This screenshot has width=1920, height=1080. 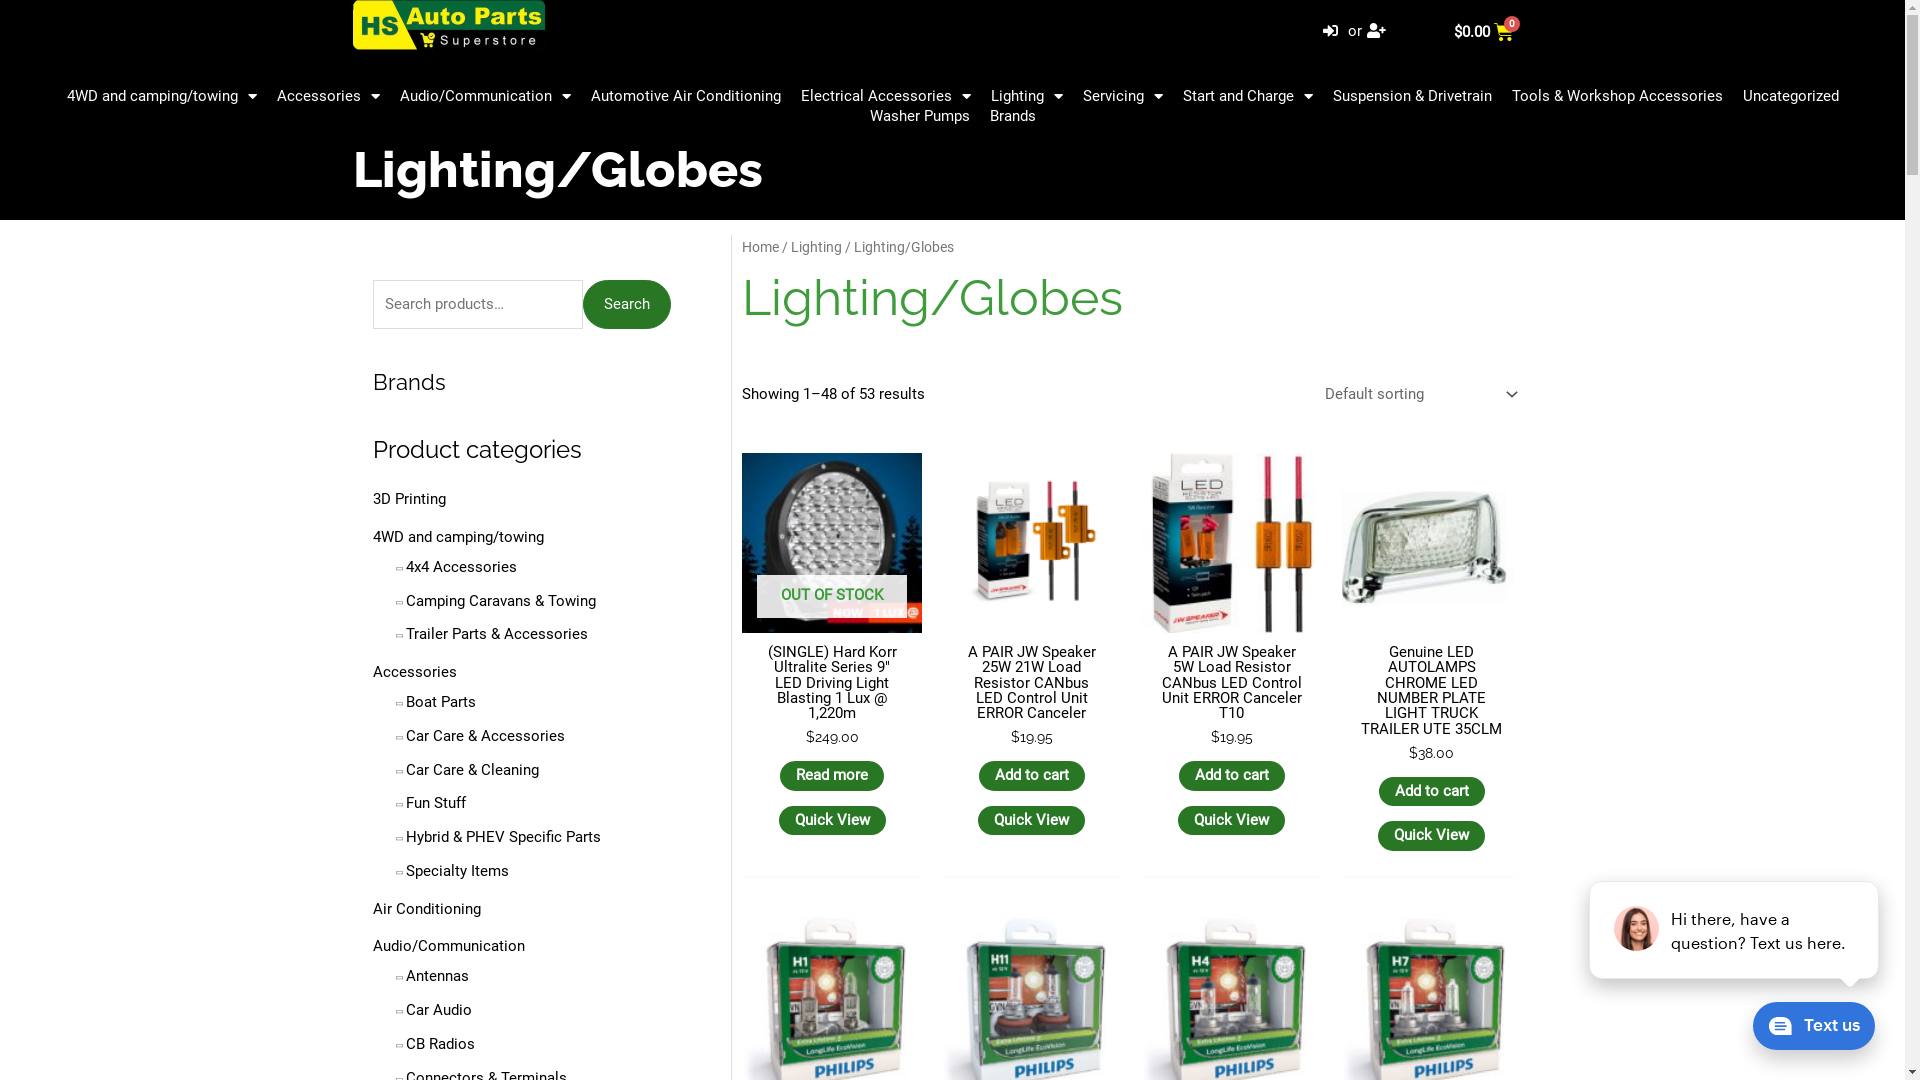 I want to click on 'Camping Caravans & Towing', so click(x=500, y=600).